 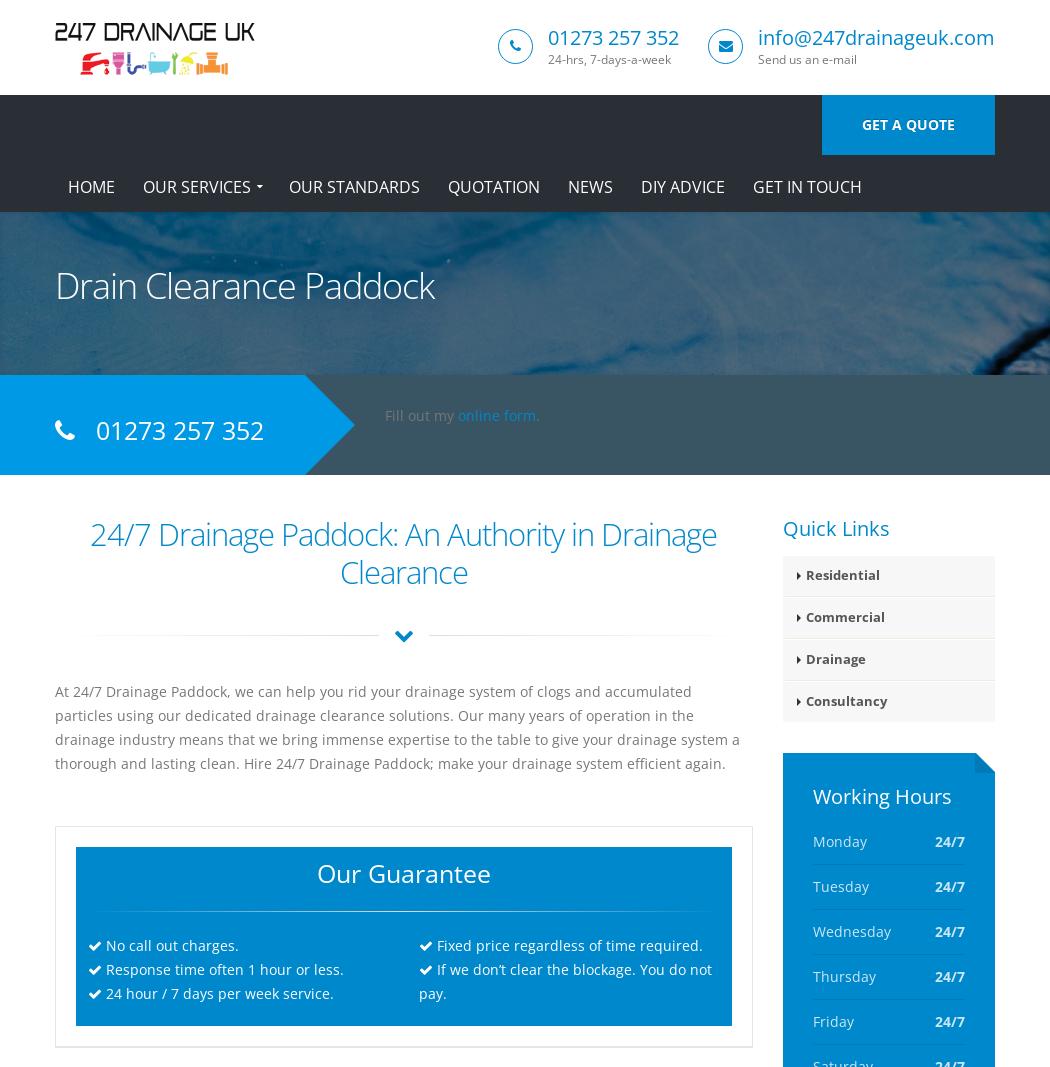 What do you see at coordinates (495, 414) in the screenshot?
I see `'online form'` at bounding box center [495, 414].